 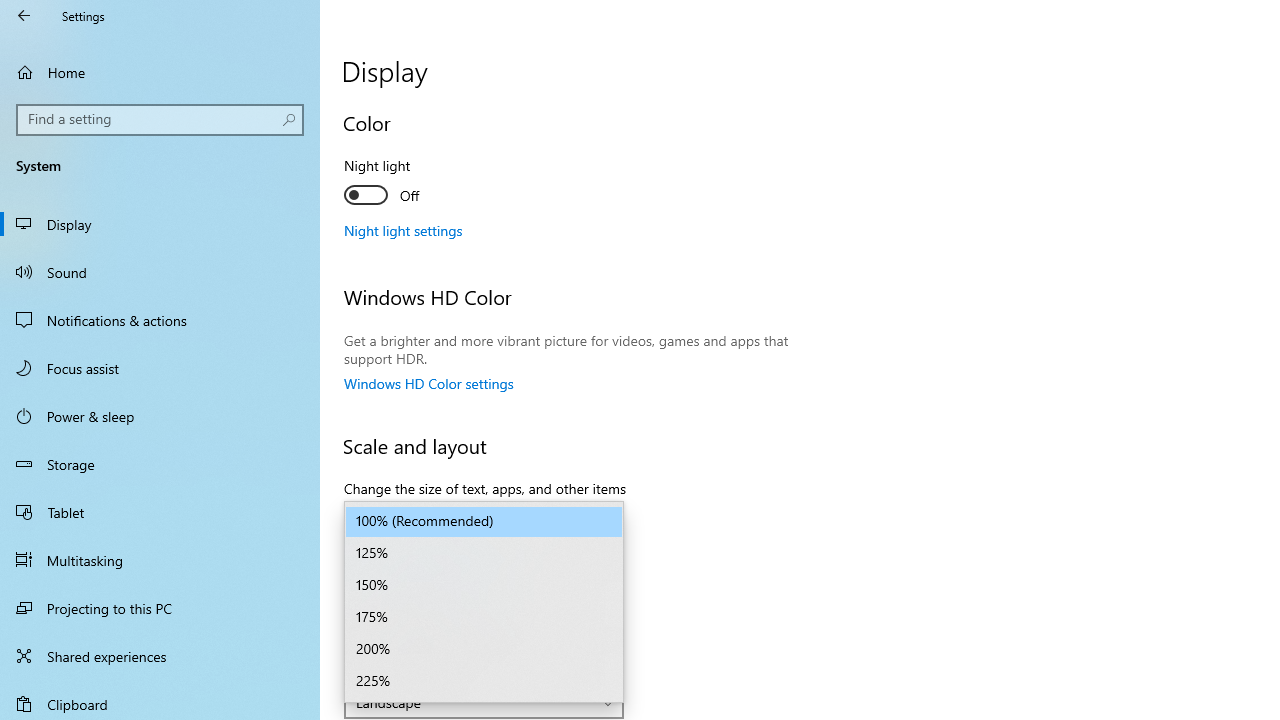 I want to click on 'Night light settings', so click(x=402, y=229).